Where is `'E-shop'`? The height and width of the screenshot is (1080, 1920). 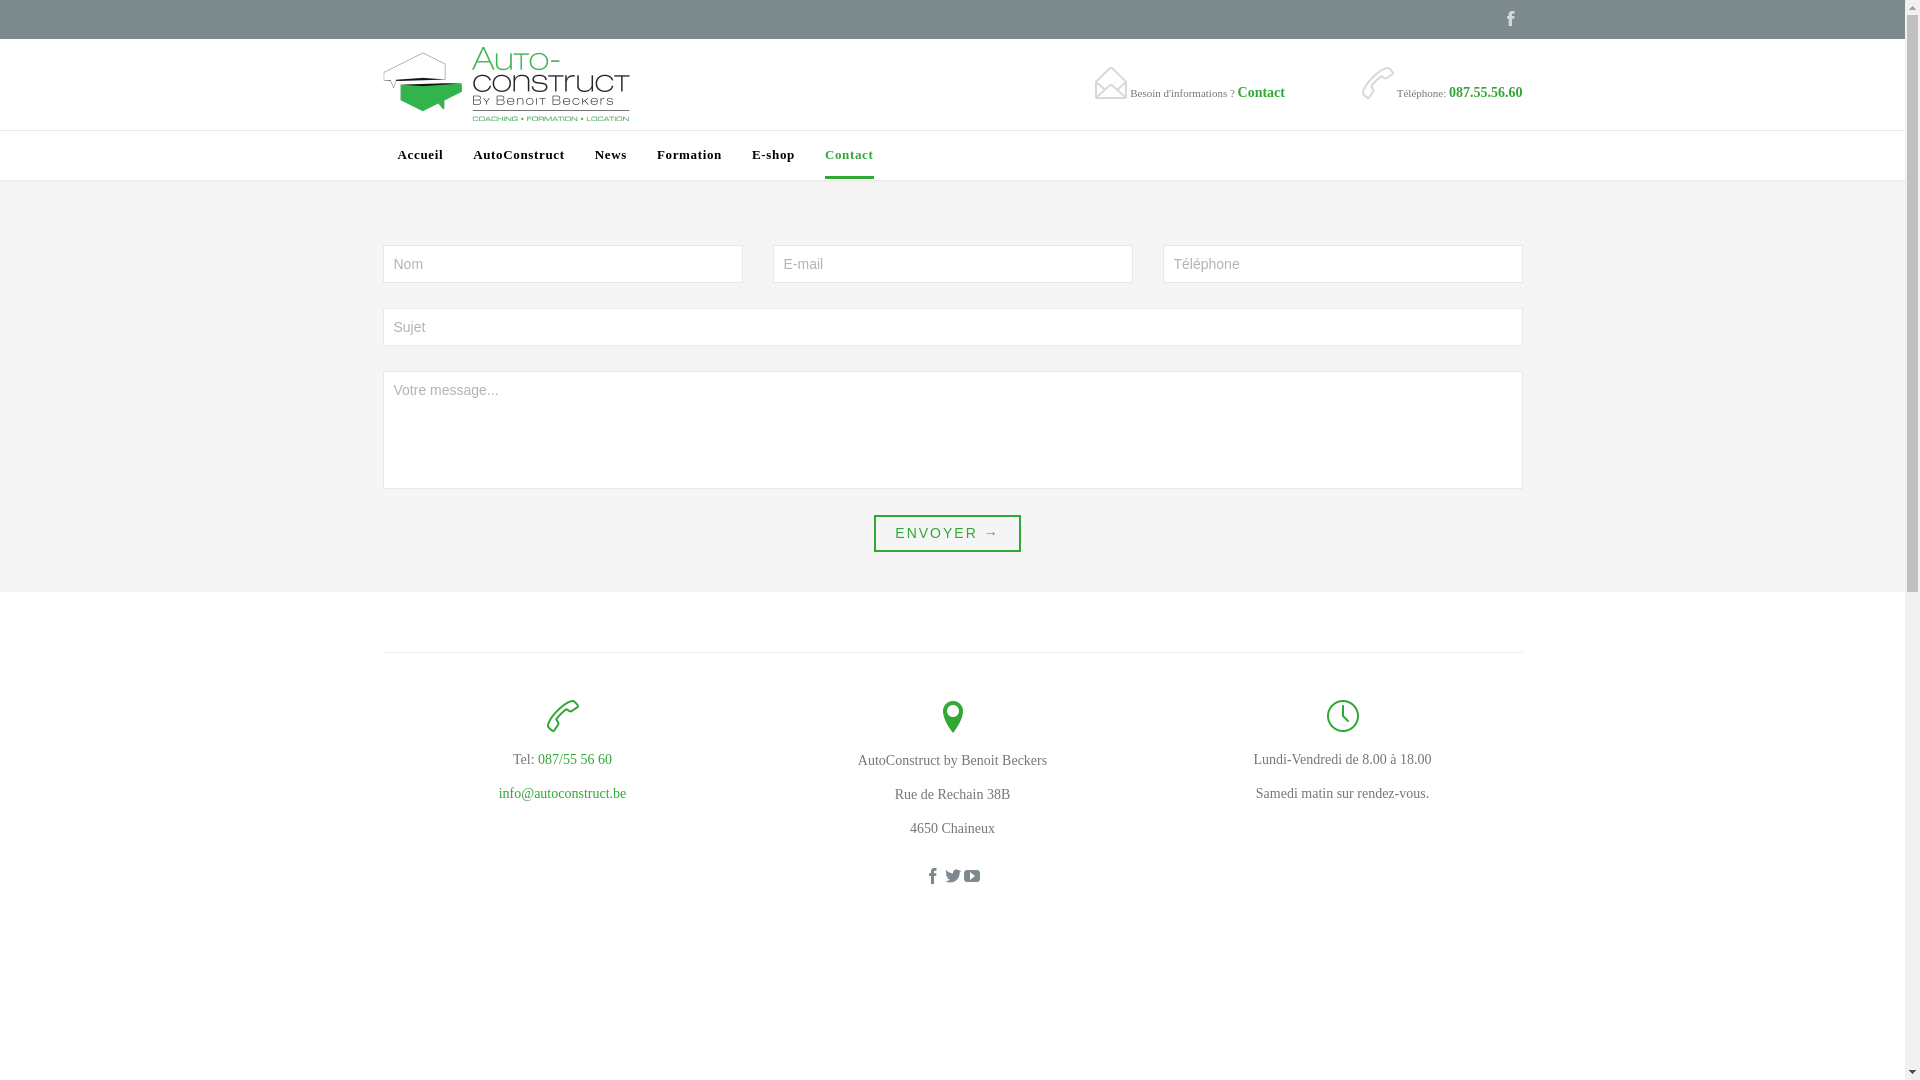 'E-shop' is located at coordinates (751, 155).